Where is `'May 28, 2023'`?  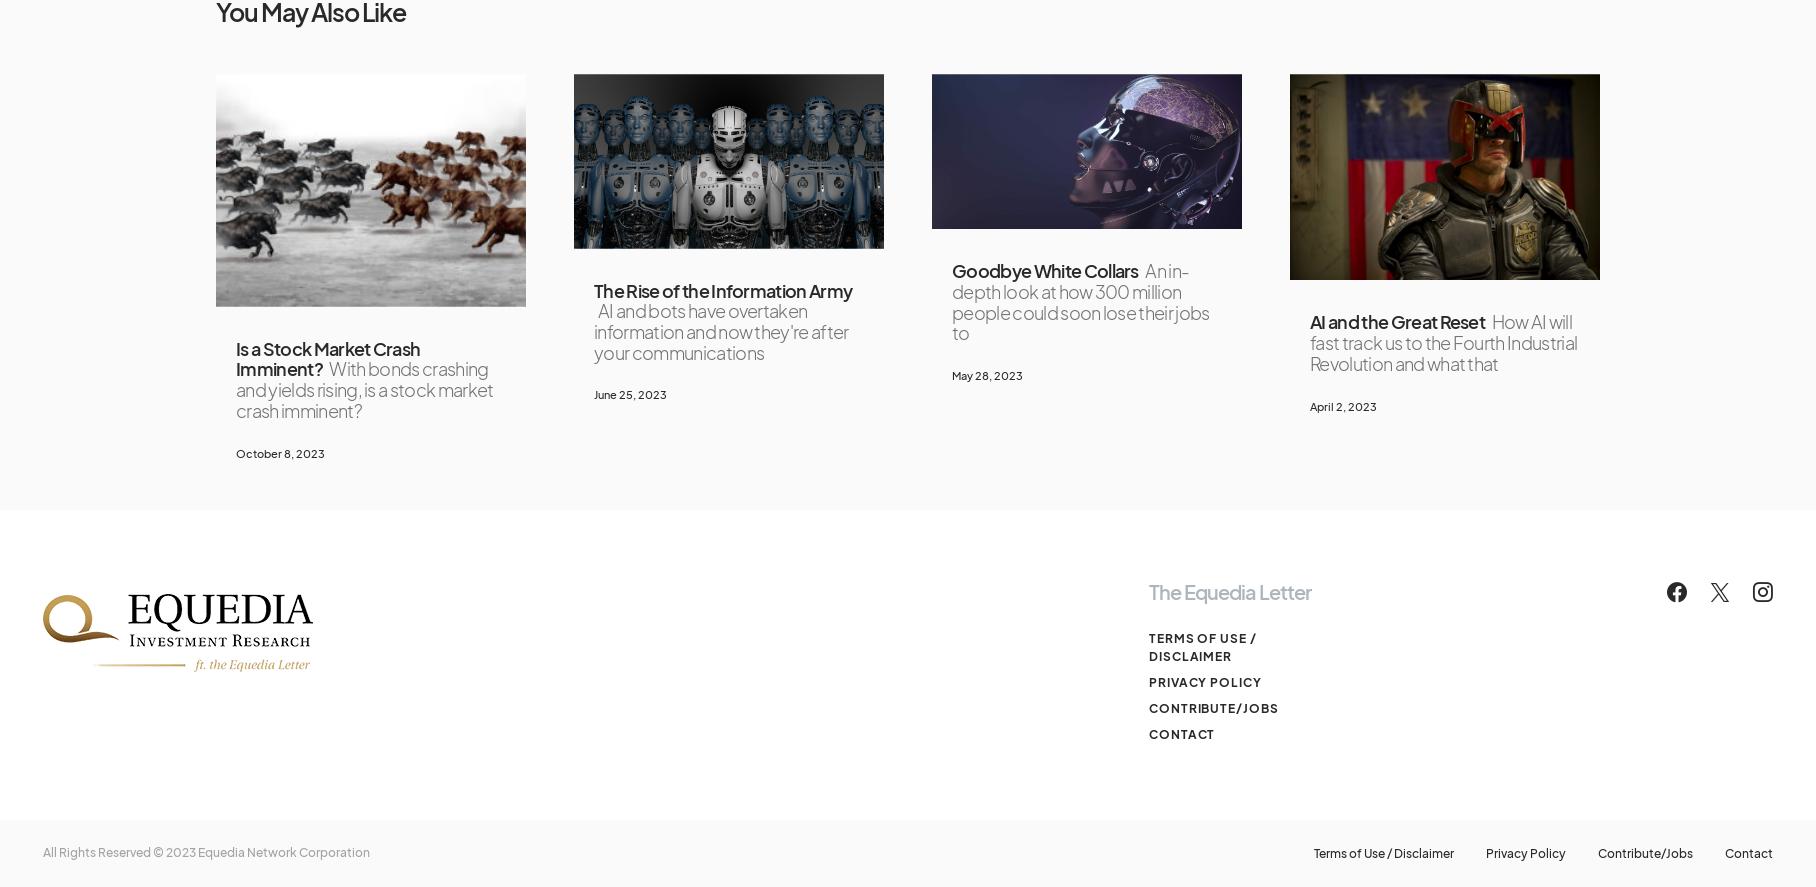 'May 28, 2023' is located at coordinates (987, 374).